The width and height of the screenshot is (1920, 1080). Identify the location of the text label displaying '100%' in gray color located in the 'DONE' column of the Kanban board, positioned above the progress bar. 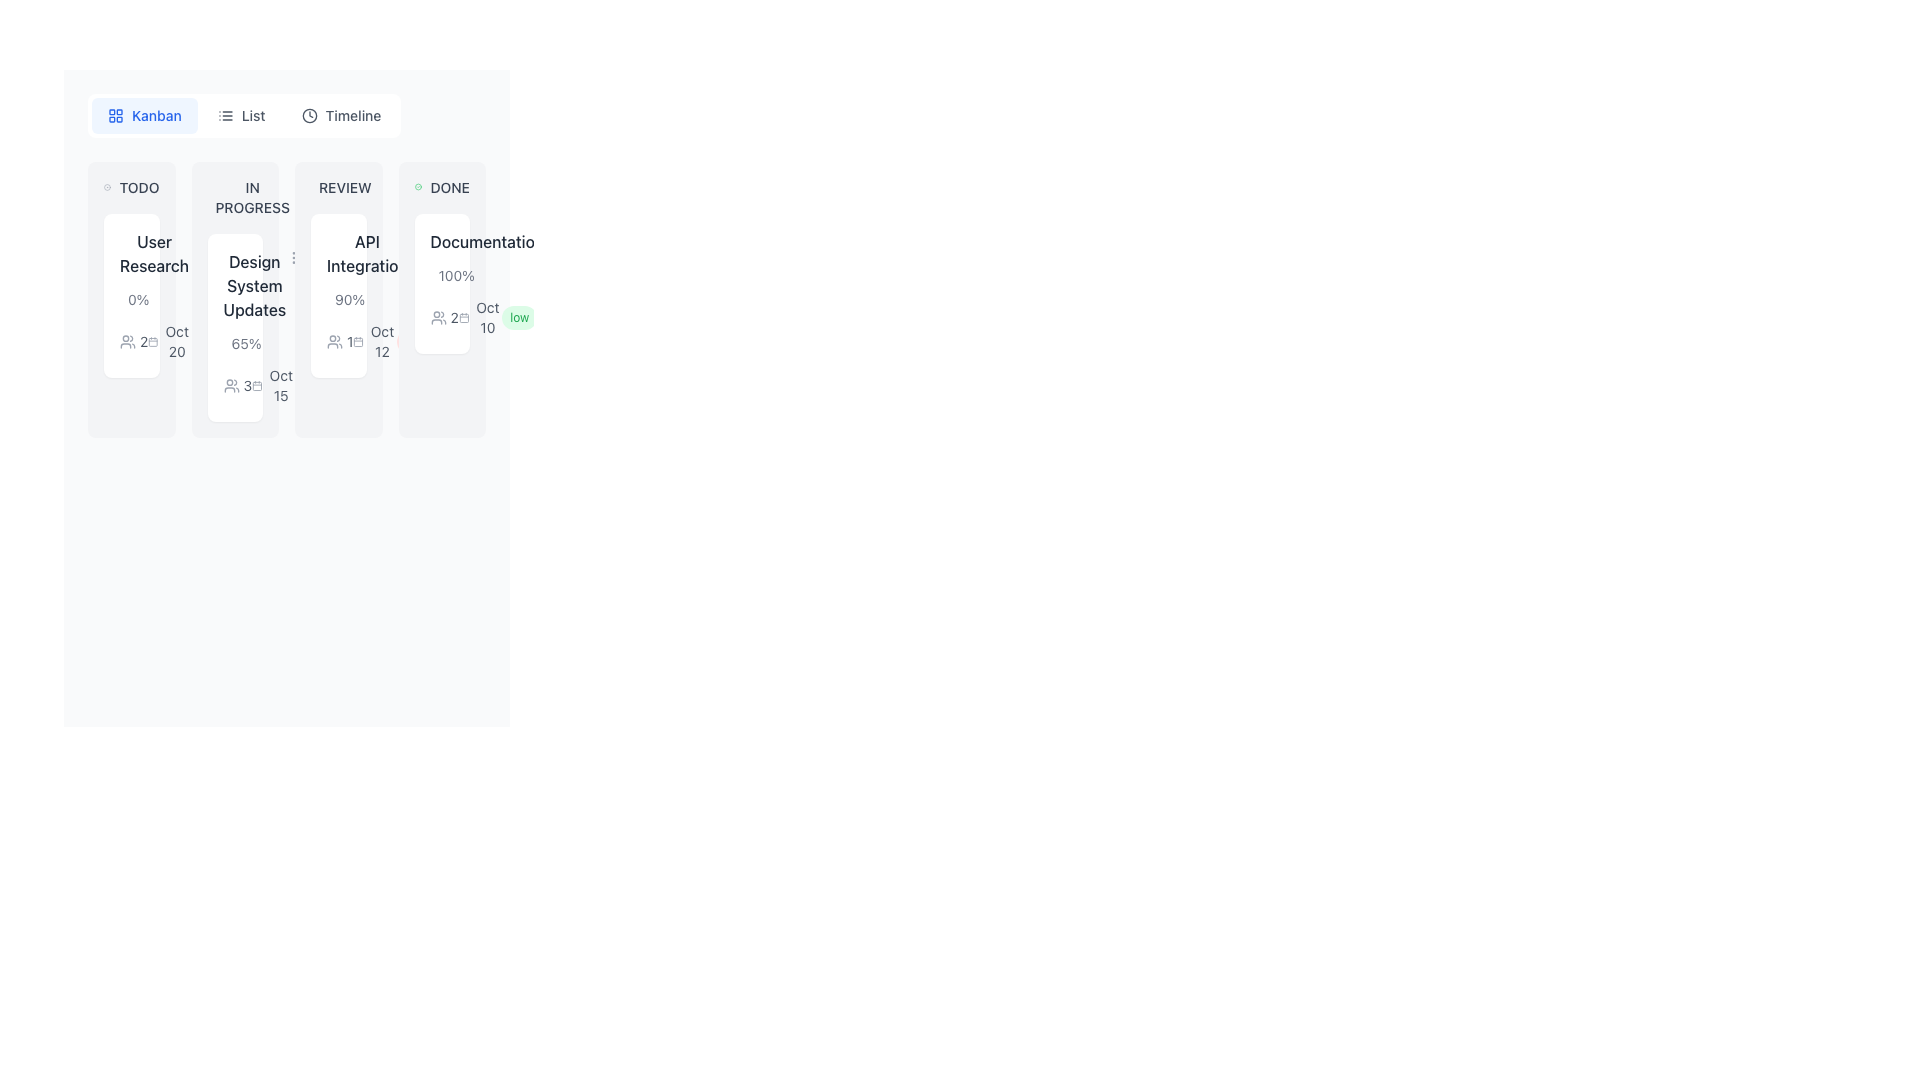
(455, 276).